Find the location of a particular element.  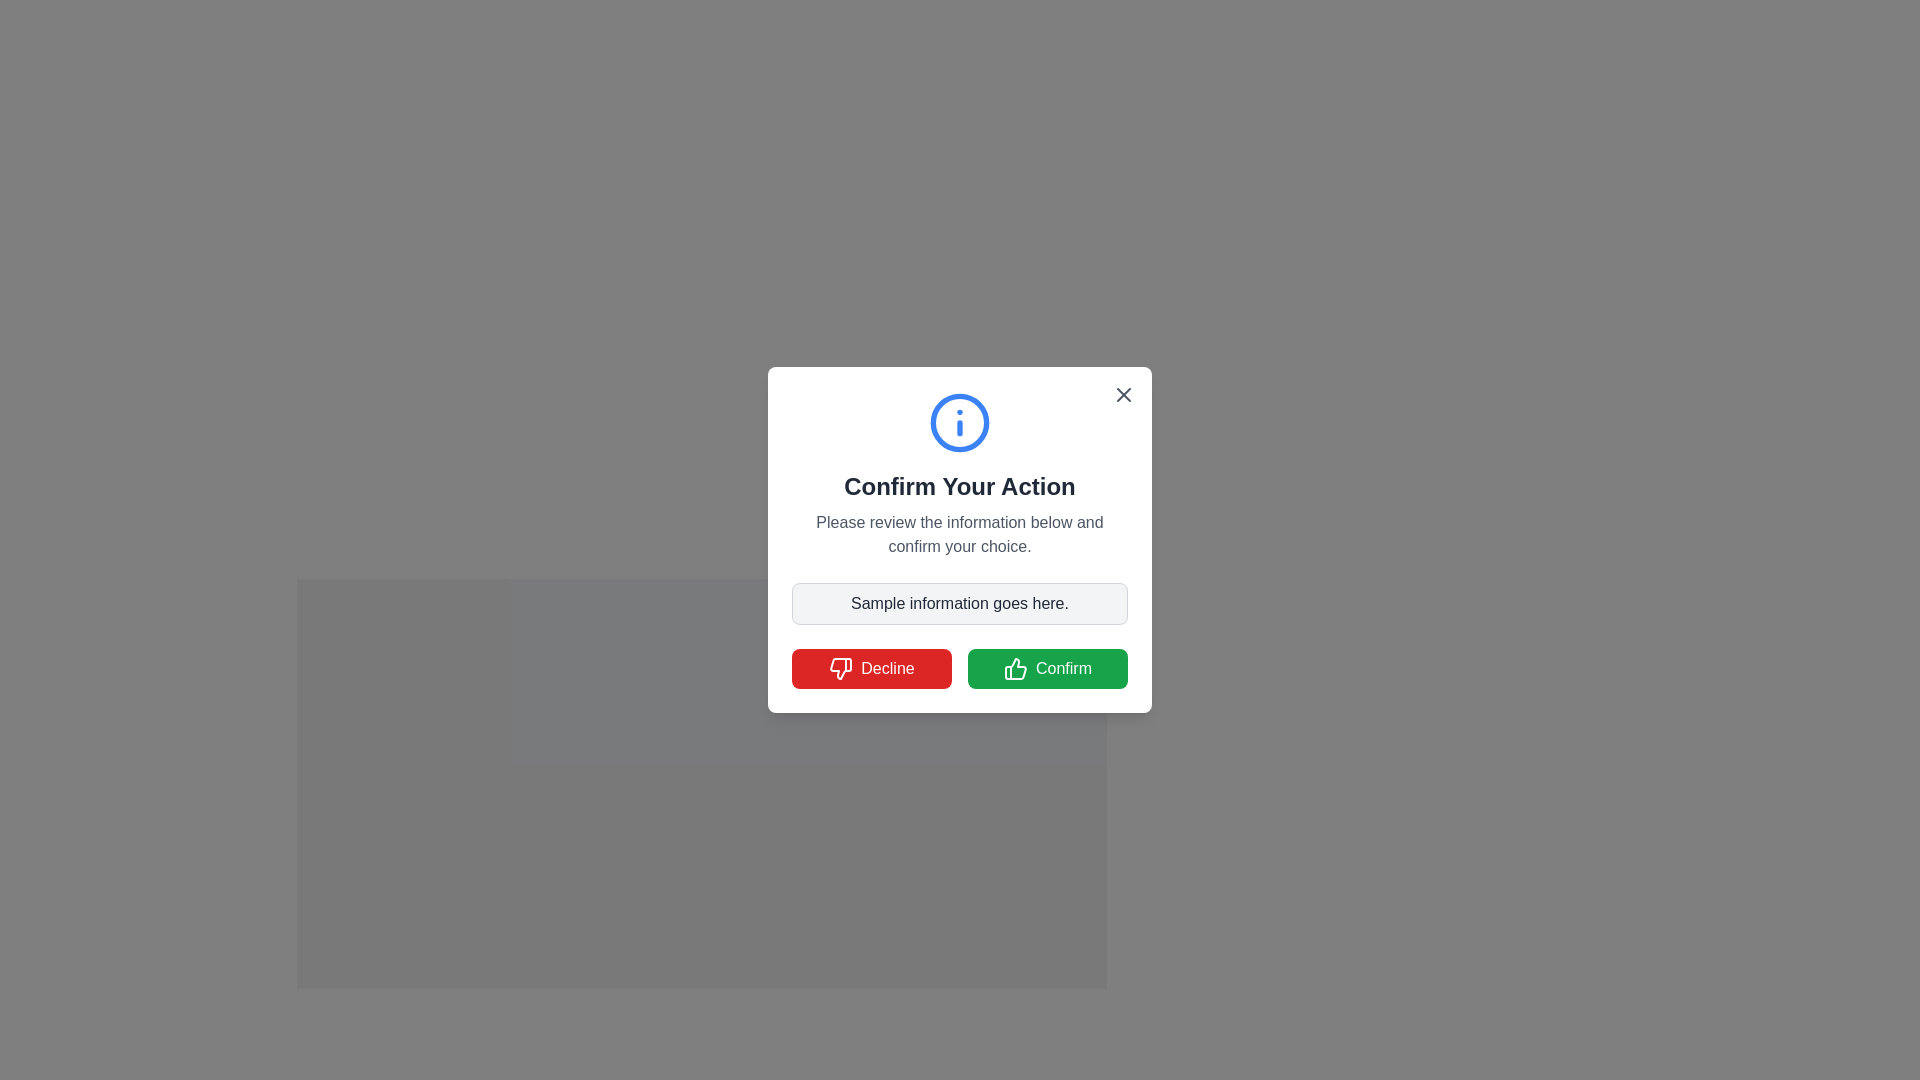

the red 'Decline' button with white text and a thumbs-down icon located in the lower-left area of the modal dialog is located at coordinates (872, 668).